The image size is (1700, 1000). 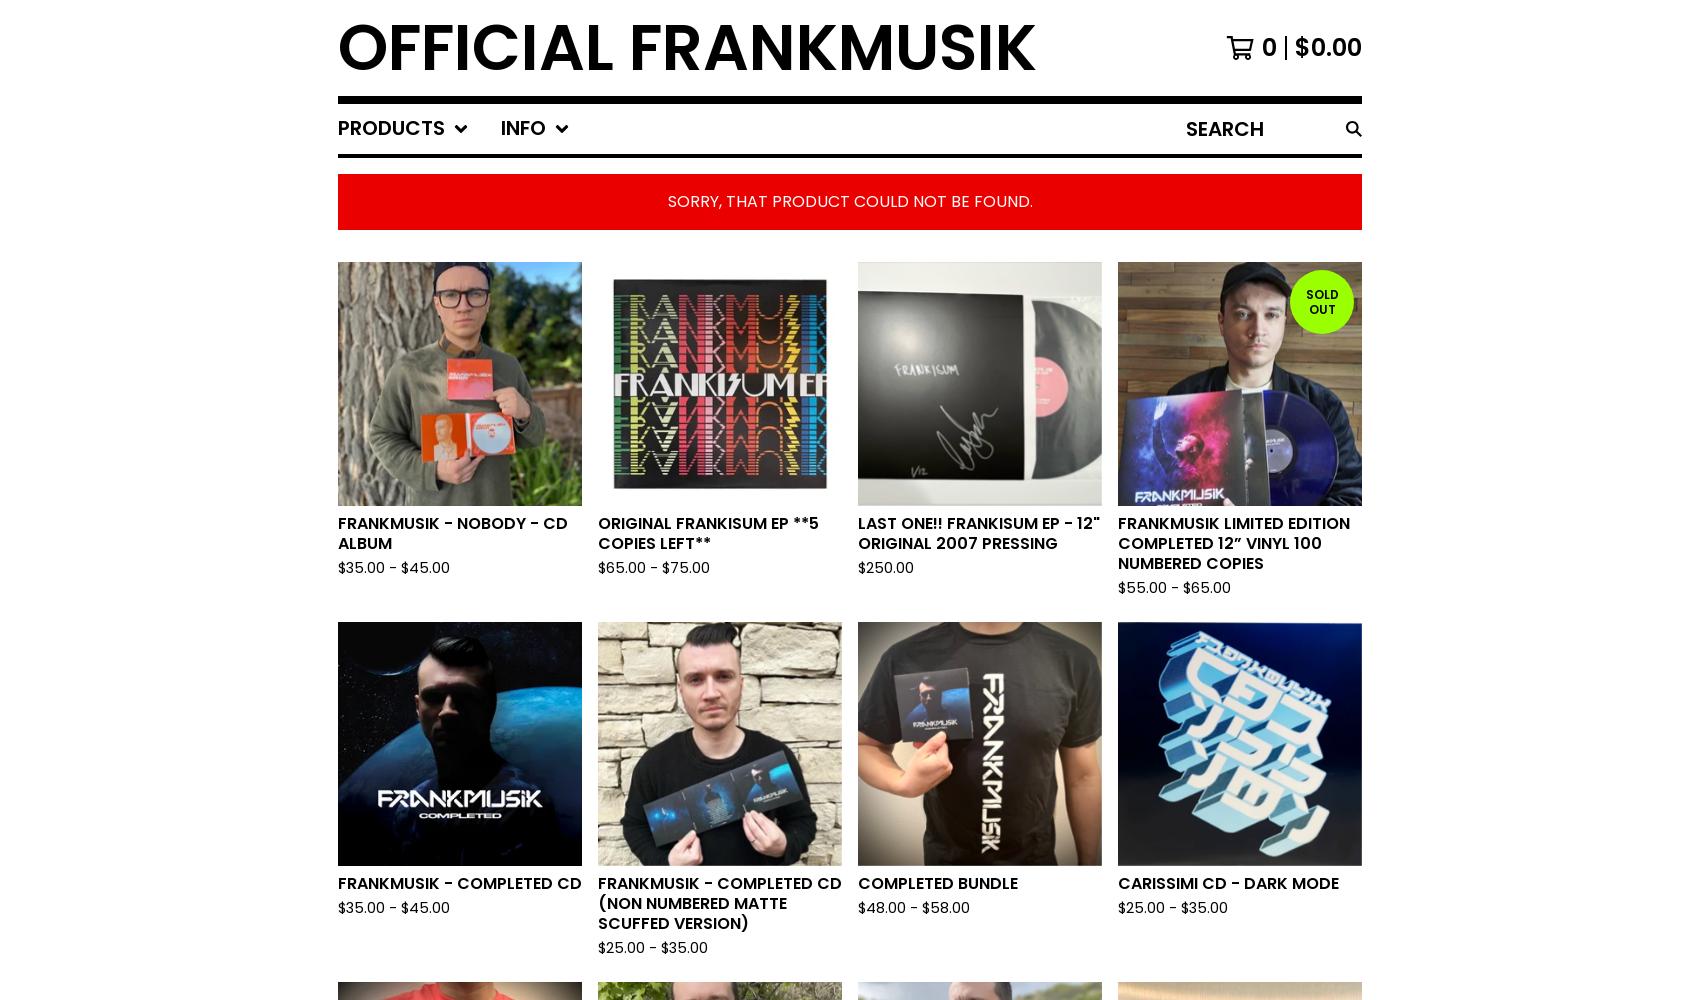 I want to click on '55.00 -', so click(x=1126, y=587).